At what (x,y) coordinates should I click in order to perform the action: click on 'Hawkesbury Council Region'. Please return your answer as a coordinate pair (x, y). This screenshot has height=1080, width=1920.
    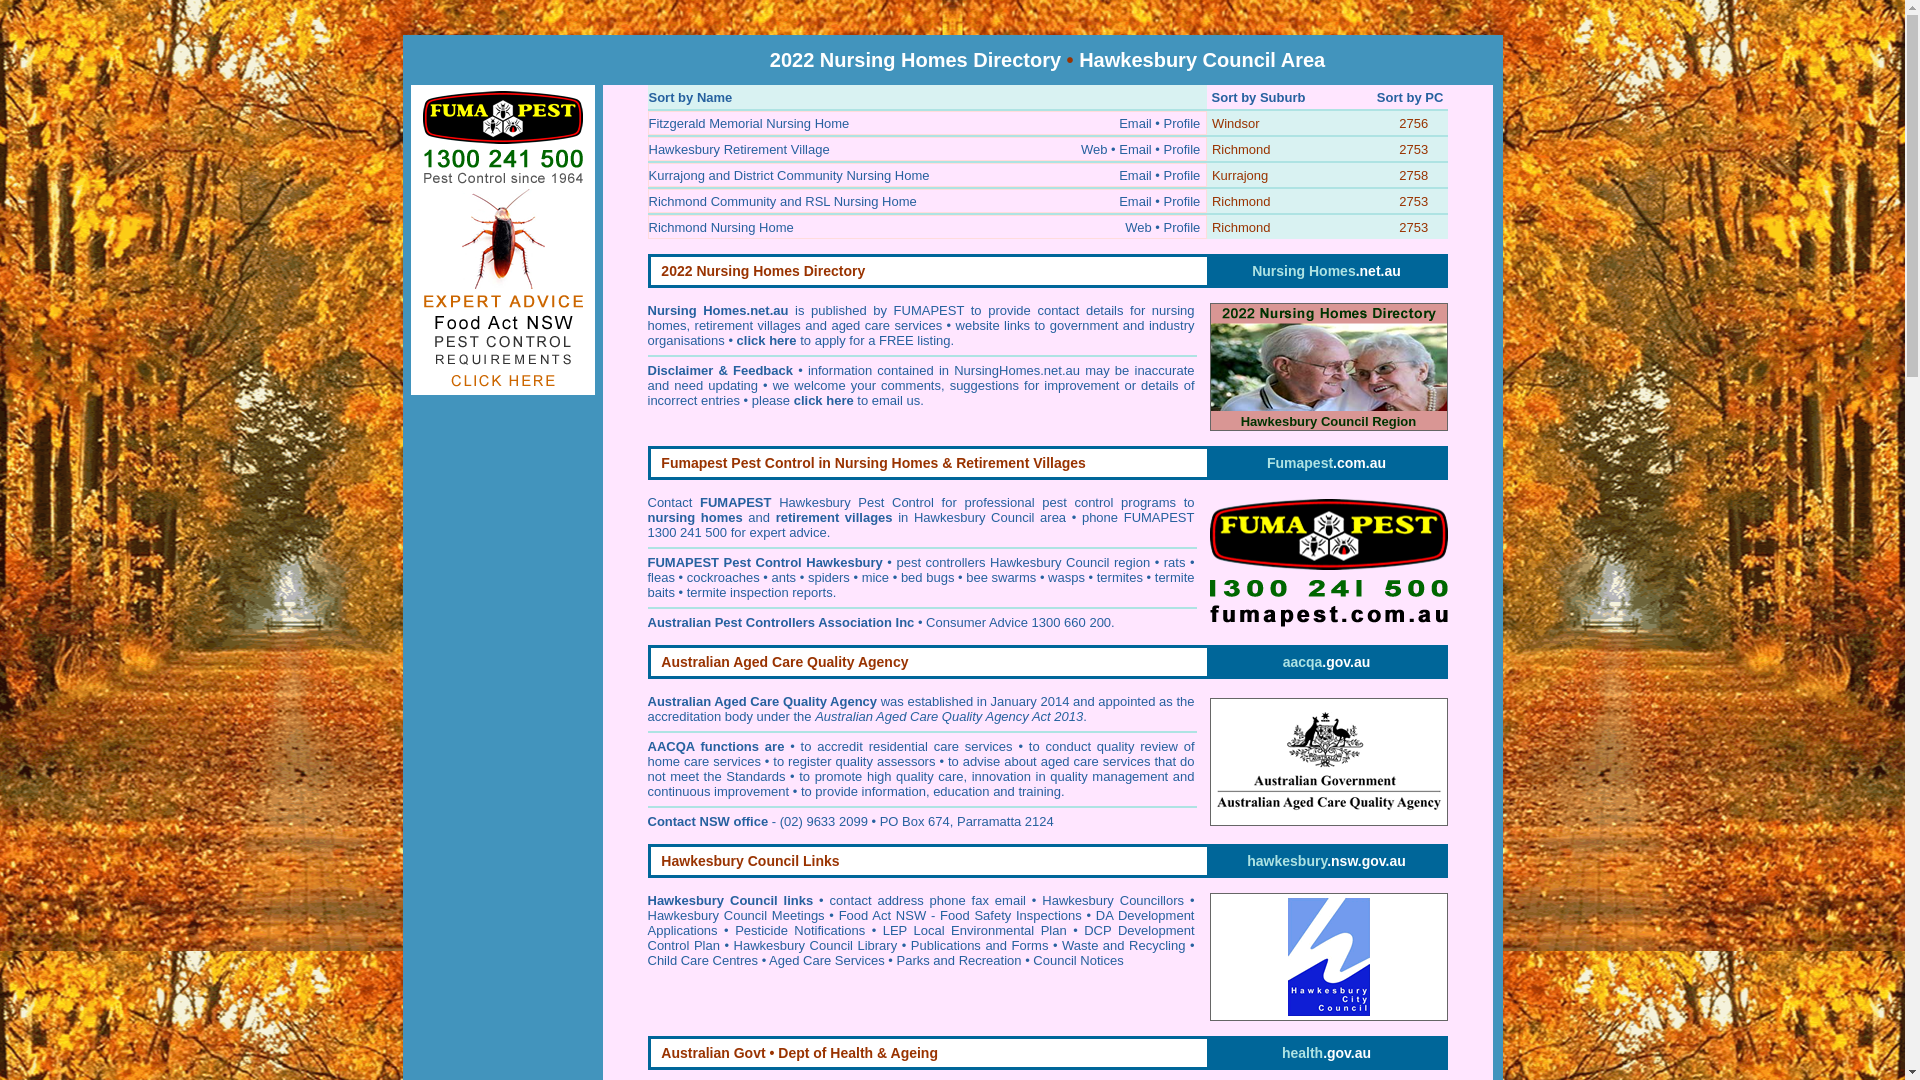
    Looking at the image, I should click on (1329, 366).